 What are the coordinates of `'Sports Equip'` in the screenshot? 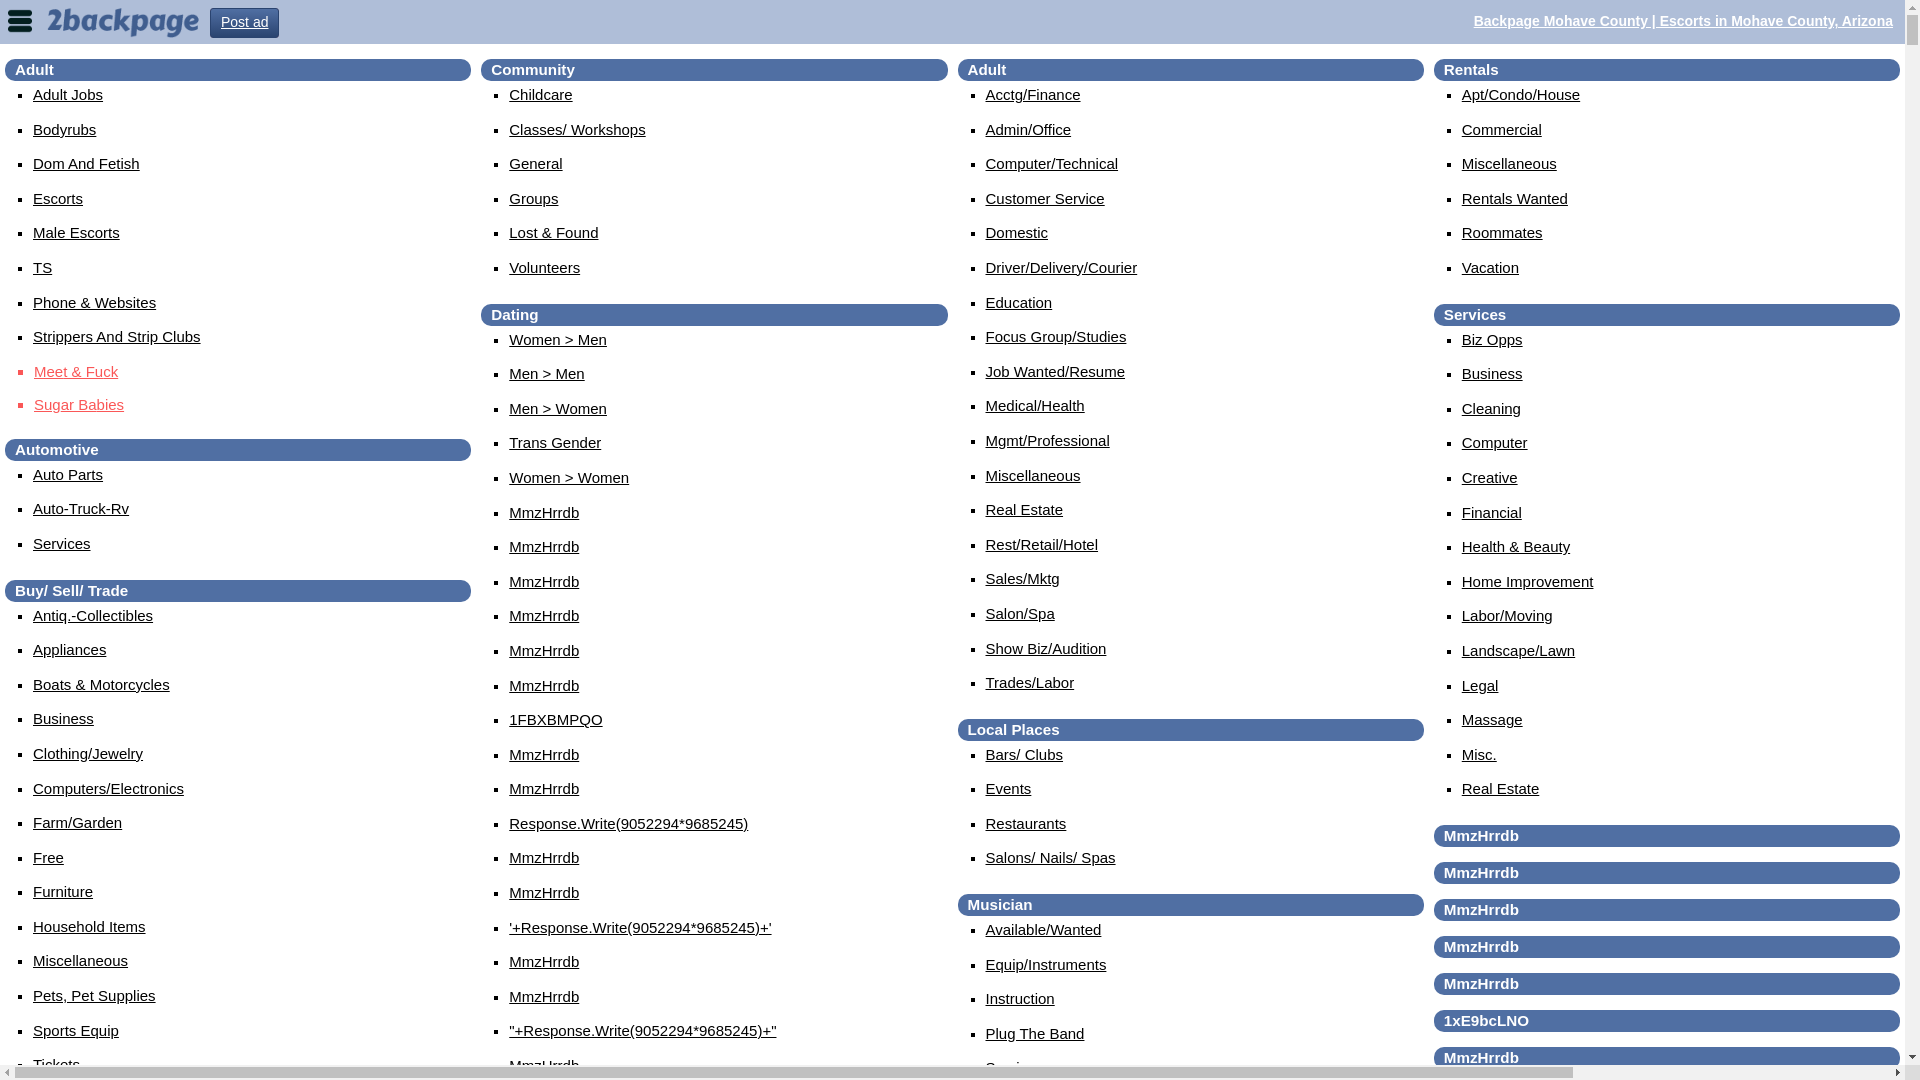 It's located at (76, 1030).